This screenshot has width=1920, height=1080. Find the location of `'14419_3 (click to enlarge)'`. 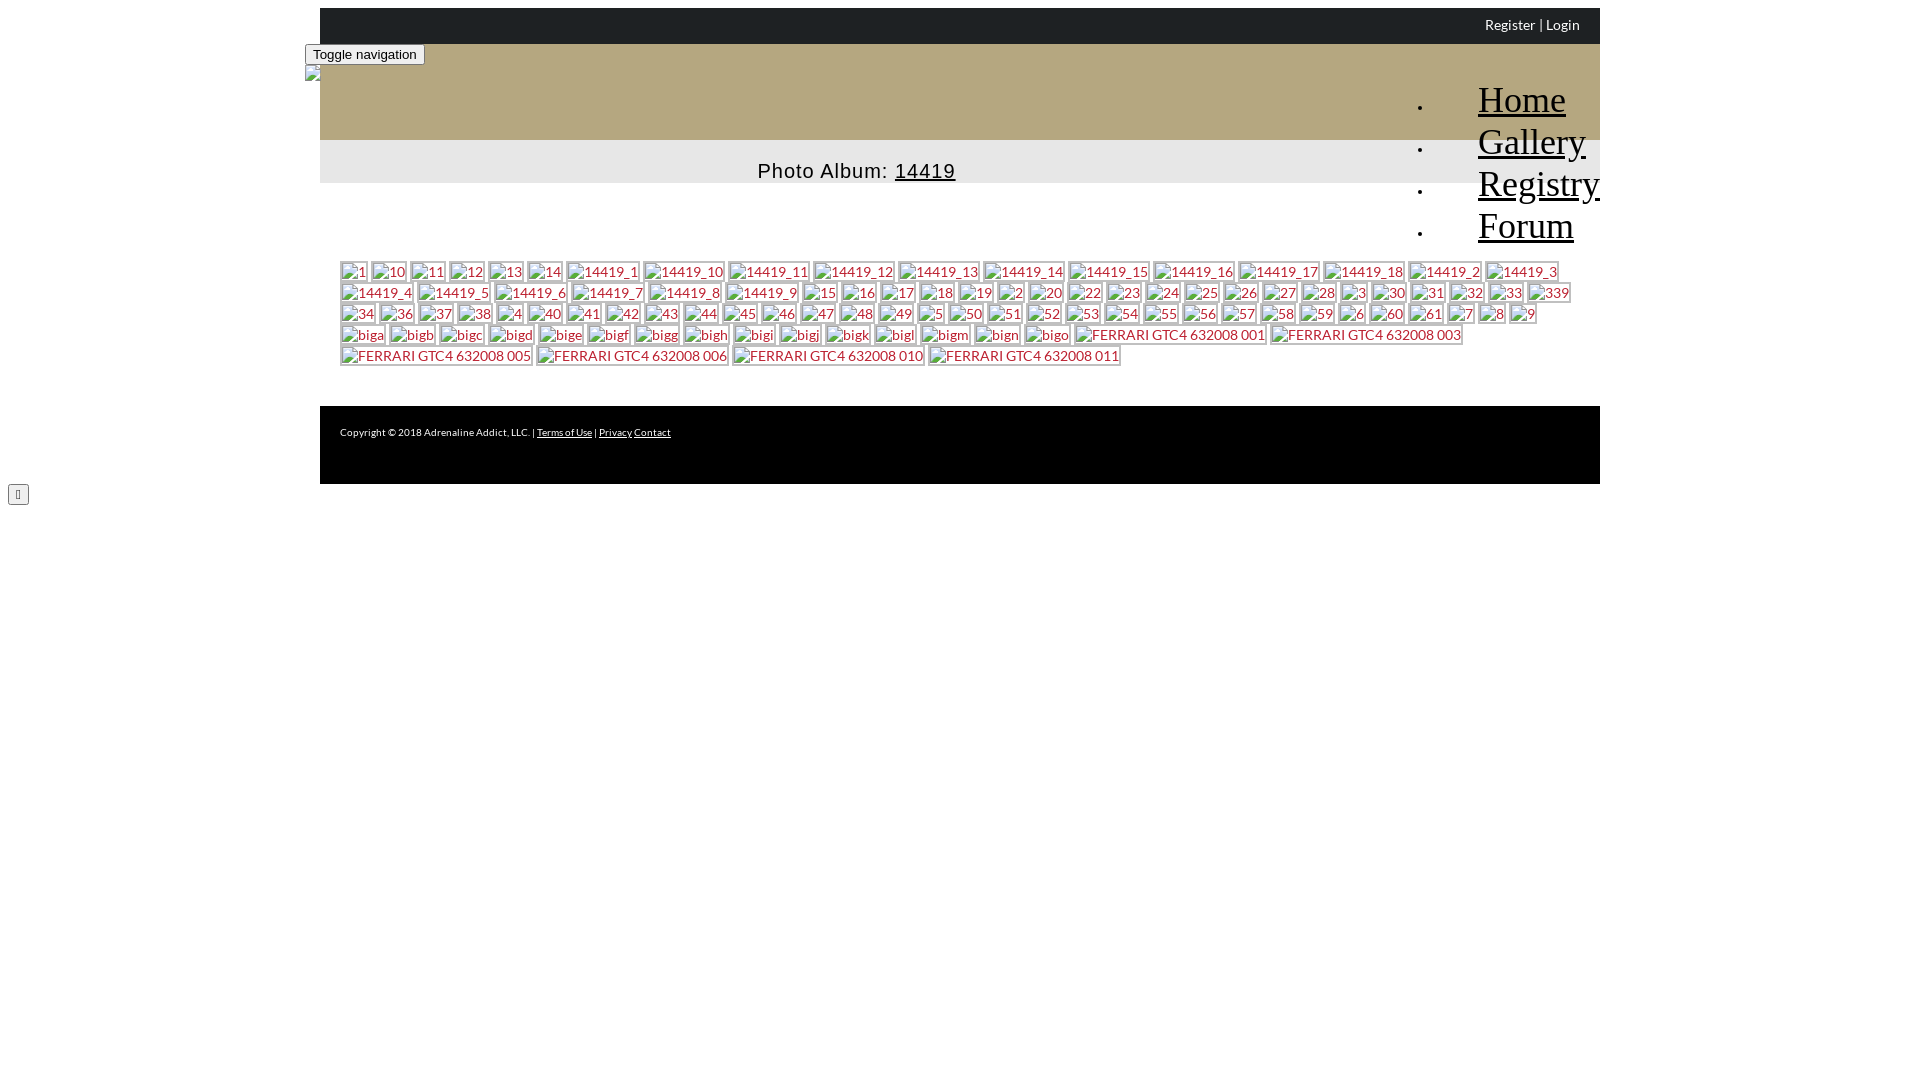

'14419_3 (click to enlarge)' is located at coordinates (1520, 271).